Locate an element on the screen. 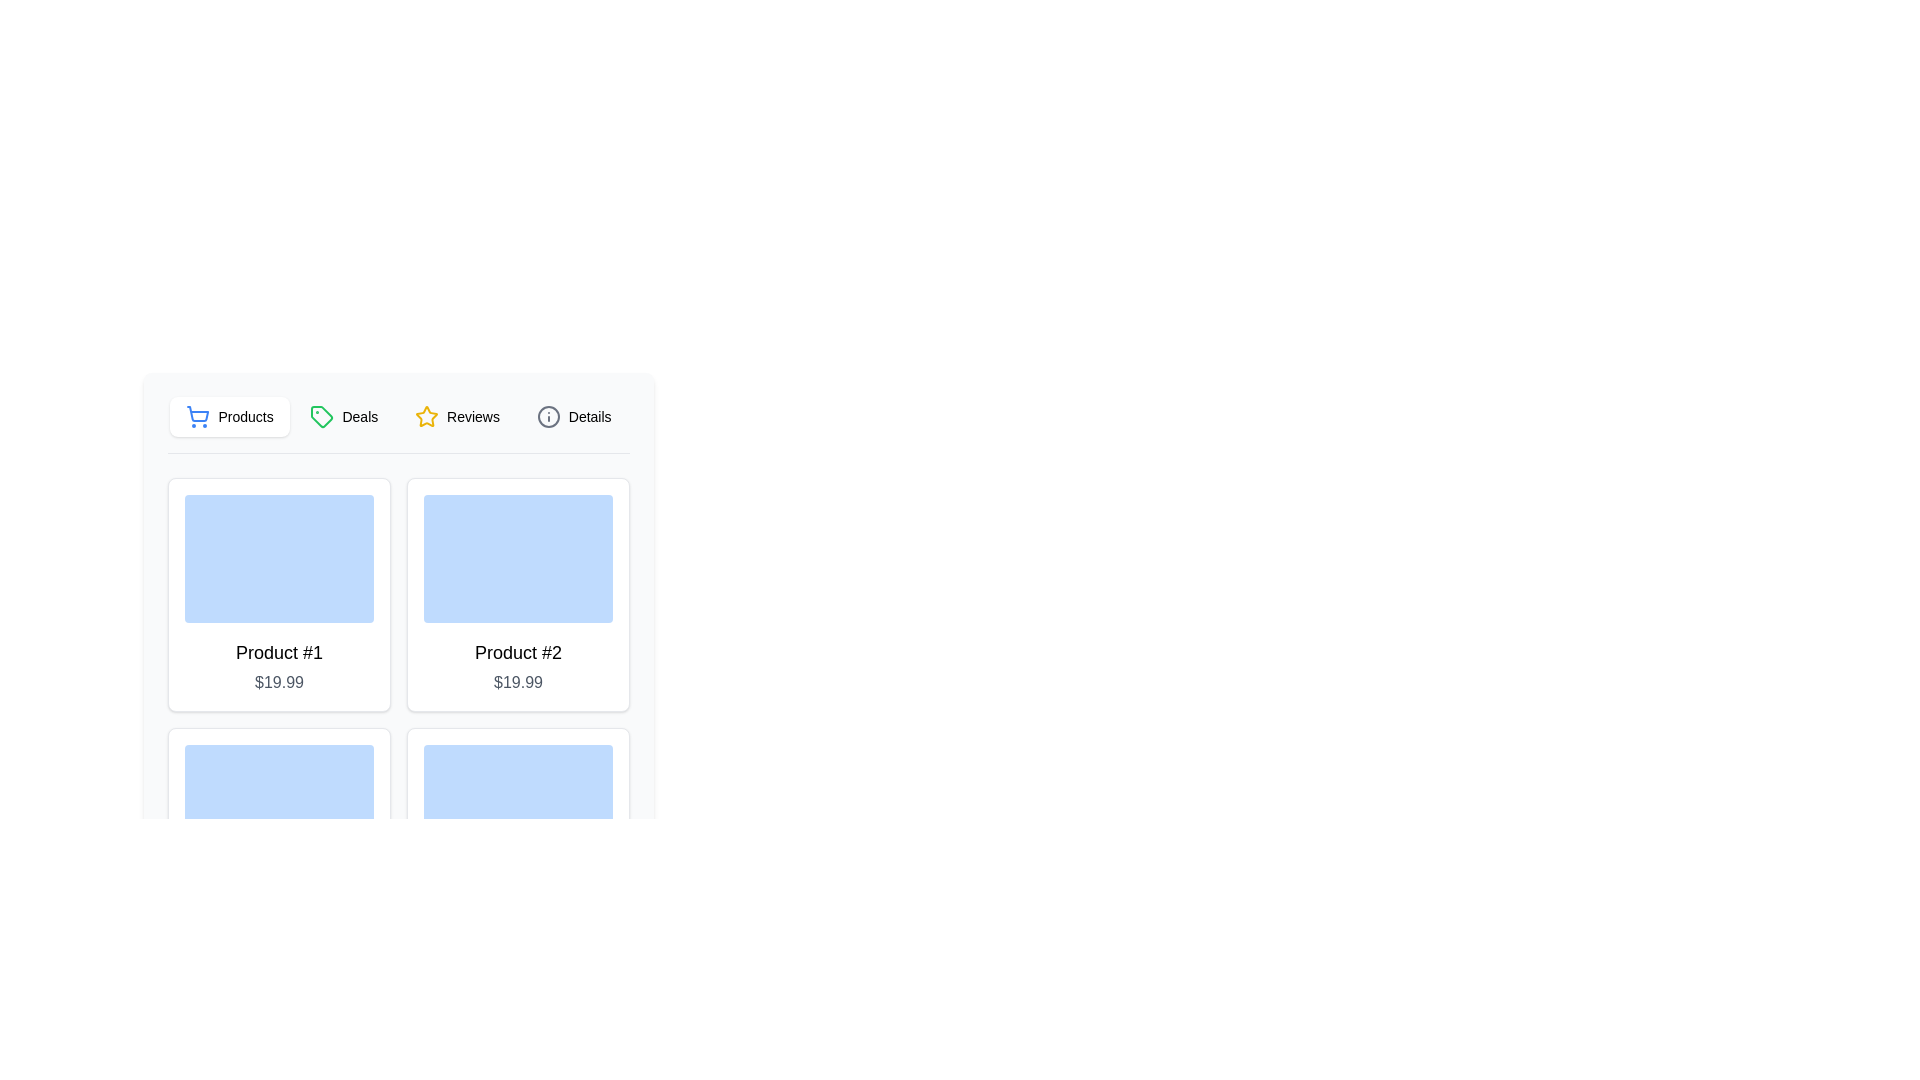 The height and width of the screenshot is (1080, 1920). the circular info icon with an 'i' inside, located next to the 'Details' label in the top navigation menu is located at coordinates (548, 415).